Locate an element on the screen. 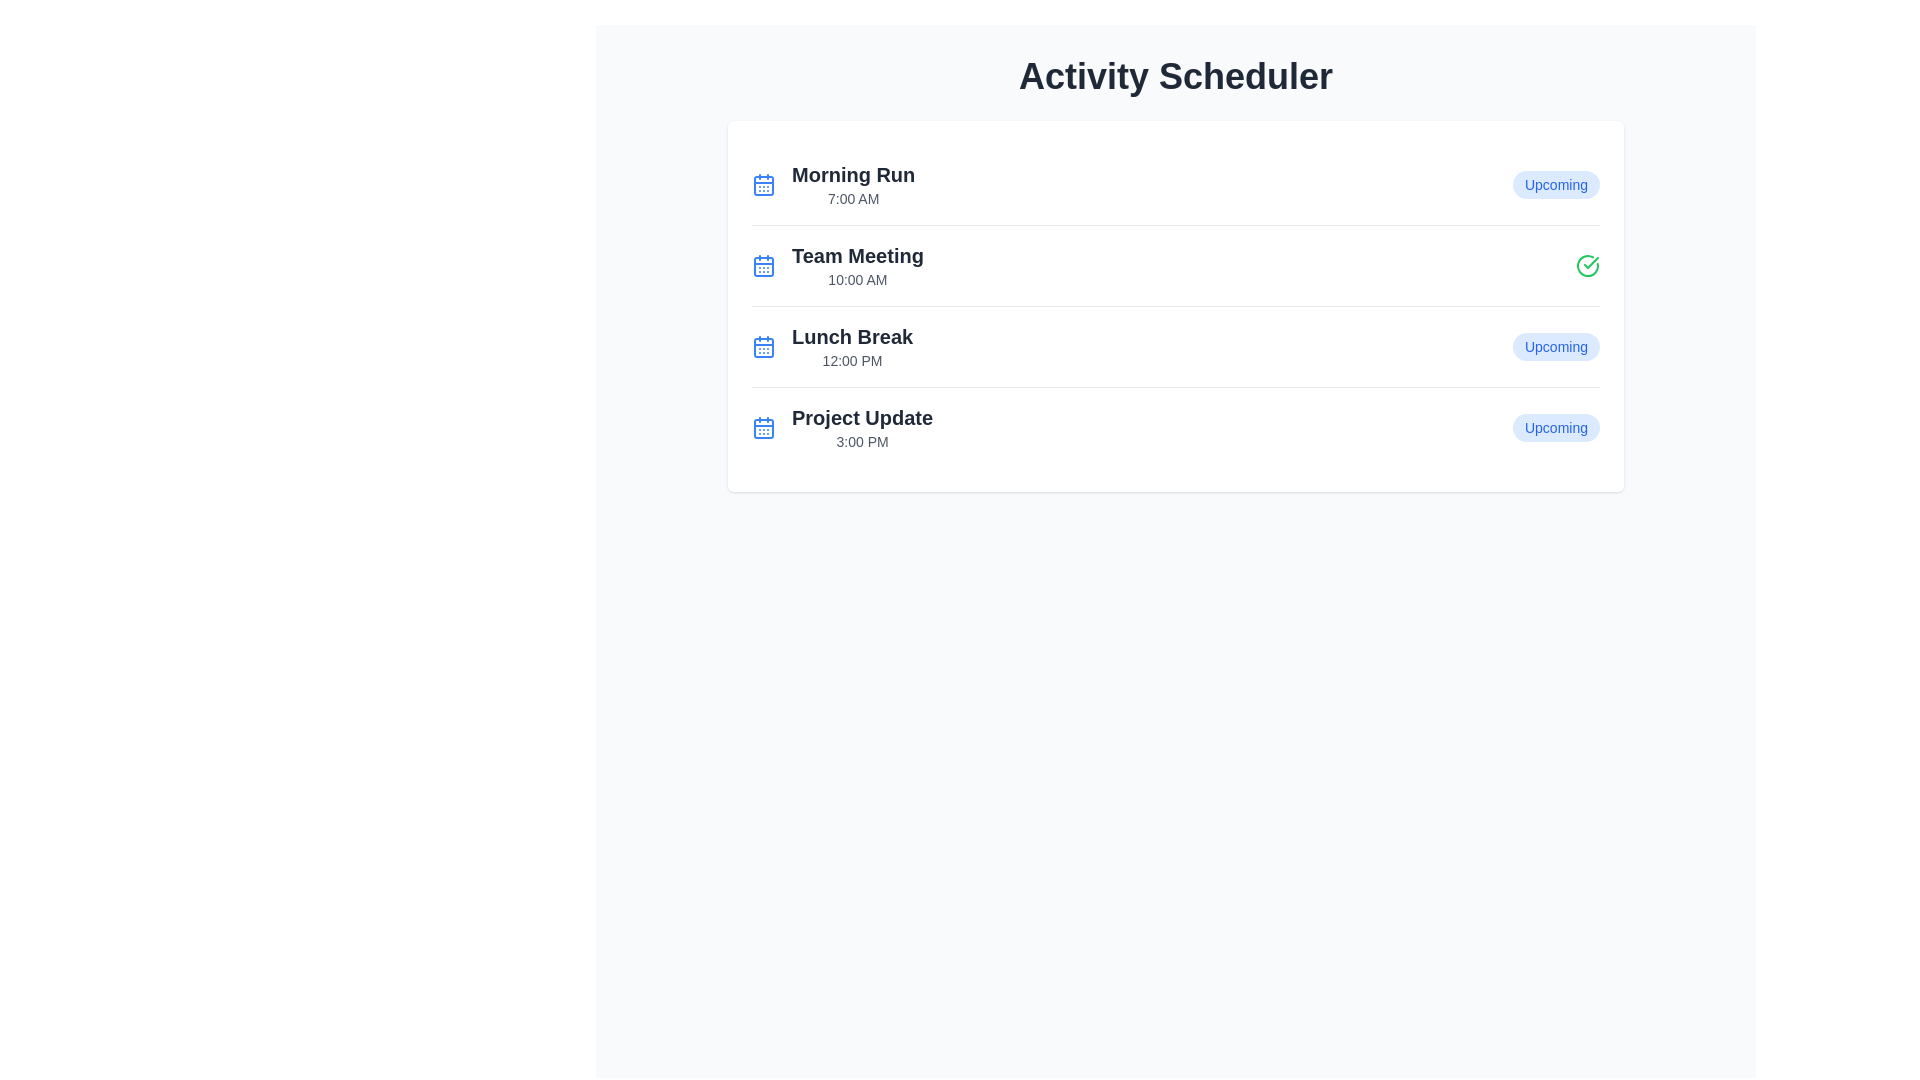  the primary title text in the fourth row of the scheduled activities list, which represents an event or task is located at coordinates (862, 416).